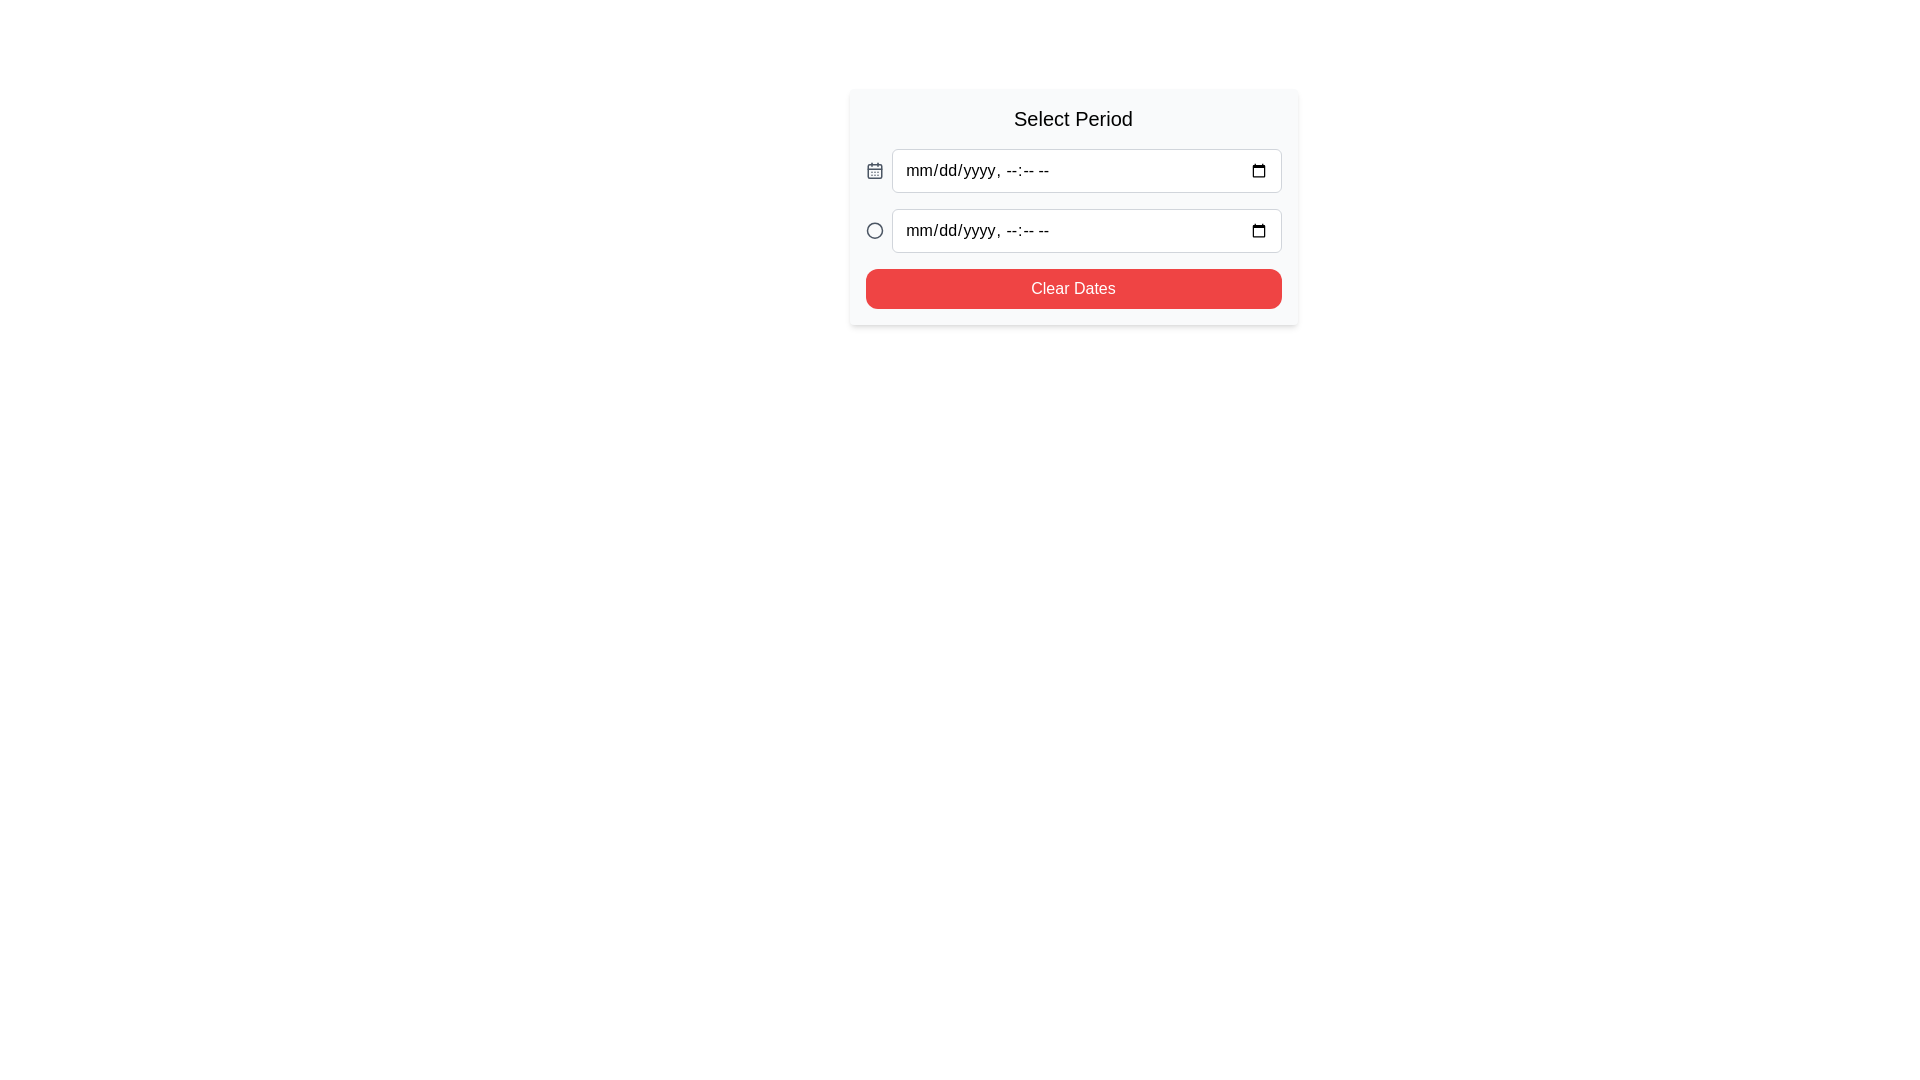 The height and width of the screenshot is (1080, 1920). Describe the element at coordinates (874, 230) in the screenshot. I see `the small circular decorative icon with a gray color, located to the left of the second date input box in the 'Select Period' form` at that location.